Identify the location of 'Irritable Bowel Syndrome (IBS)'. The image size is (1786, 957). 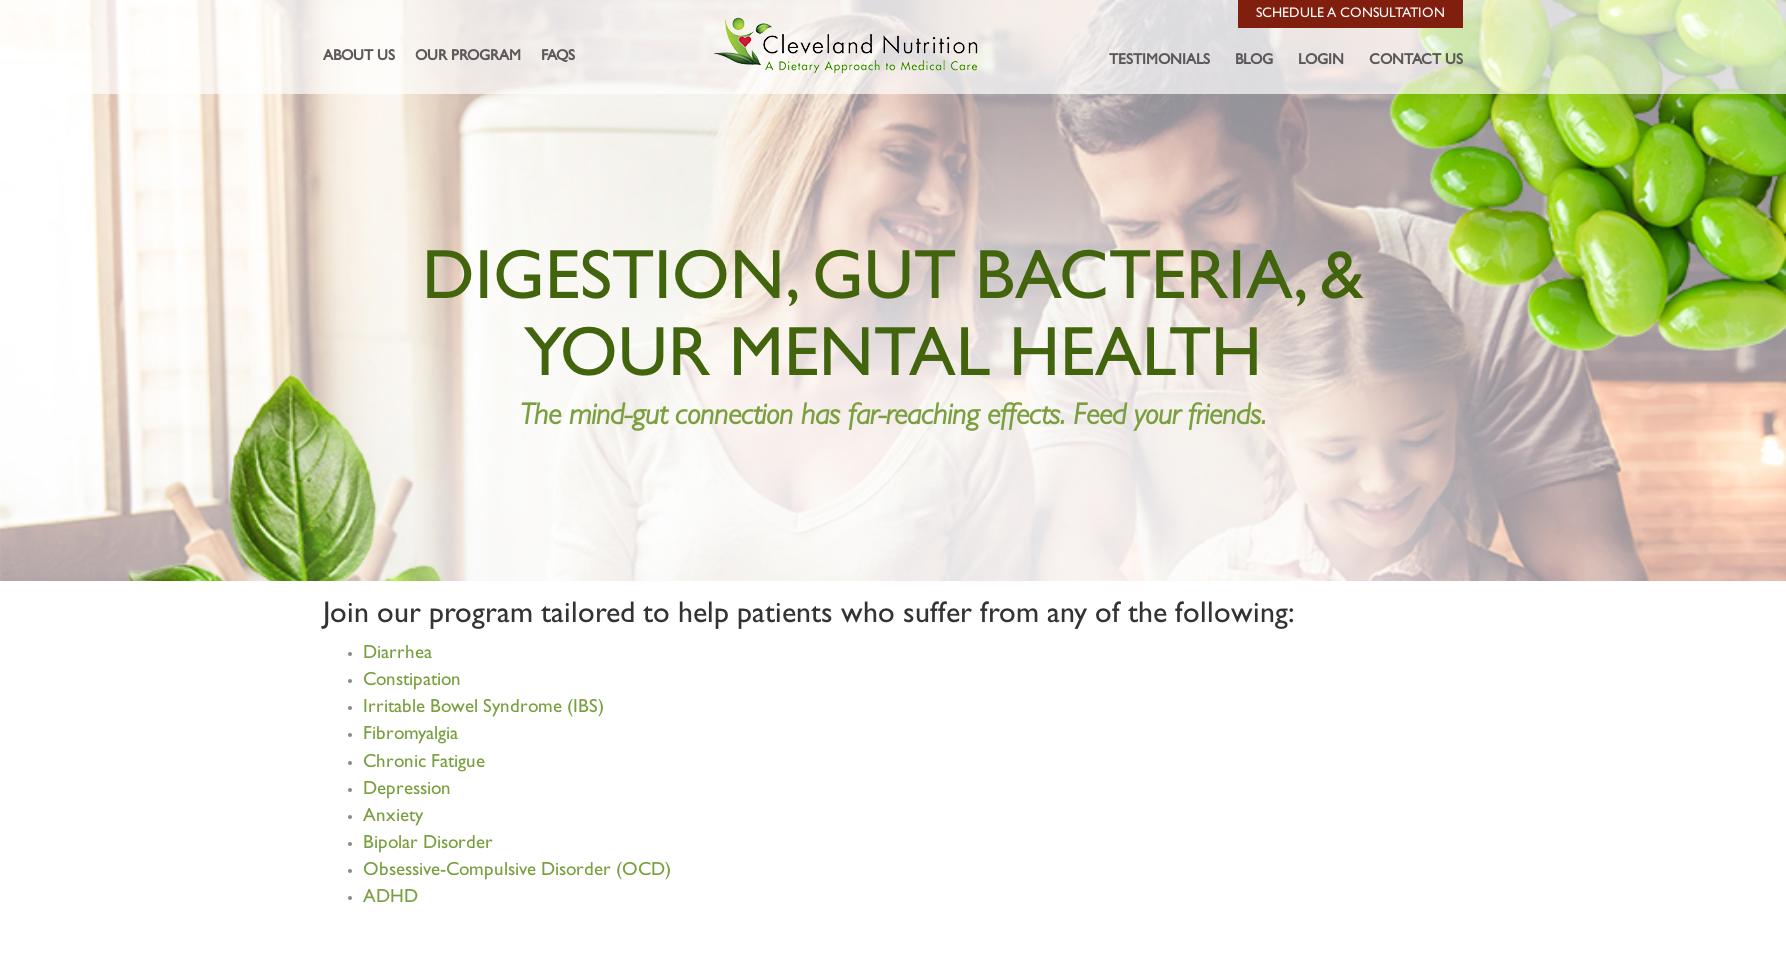
(482, 707).